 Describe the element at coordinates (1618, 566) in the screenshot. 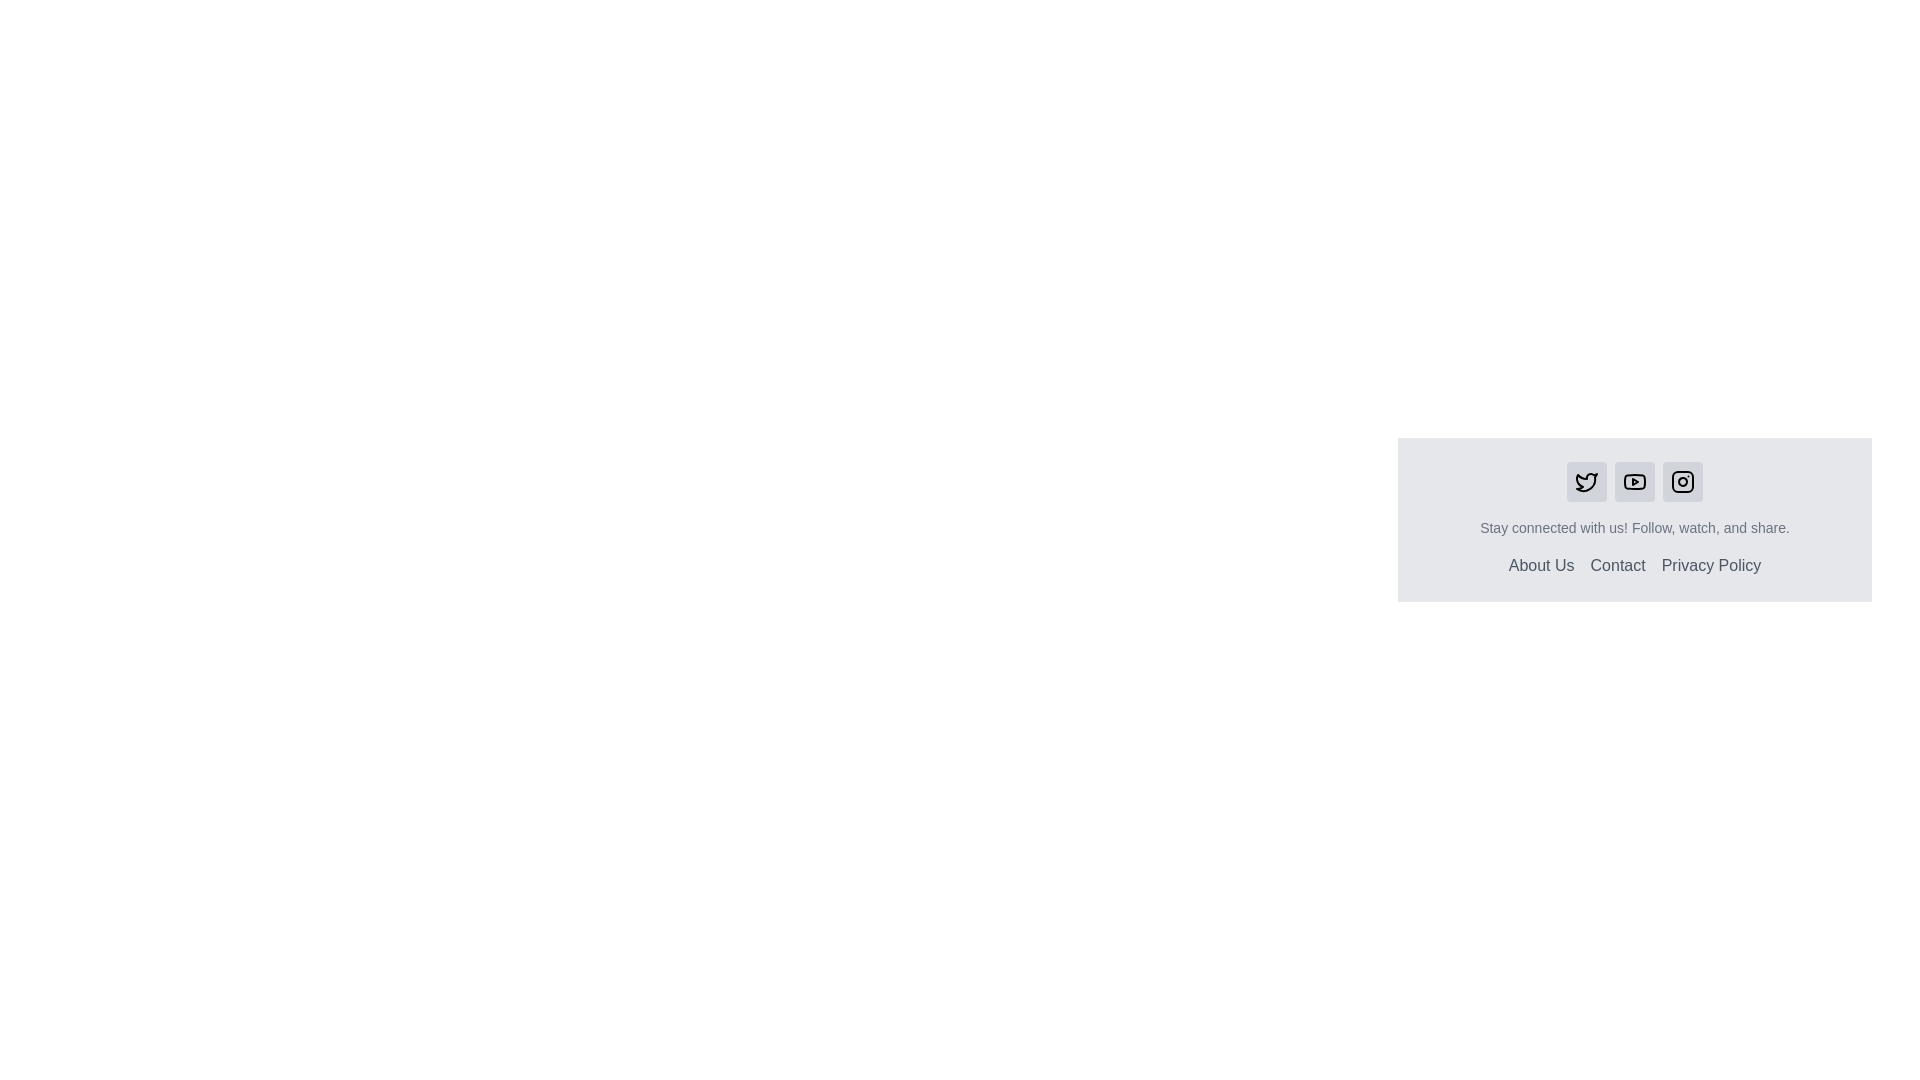

I see `the 'Contact' text hyperlink, which is styled in a sans-serif font and located near the bottom-center of the interface` at that location.